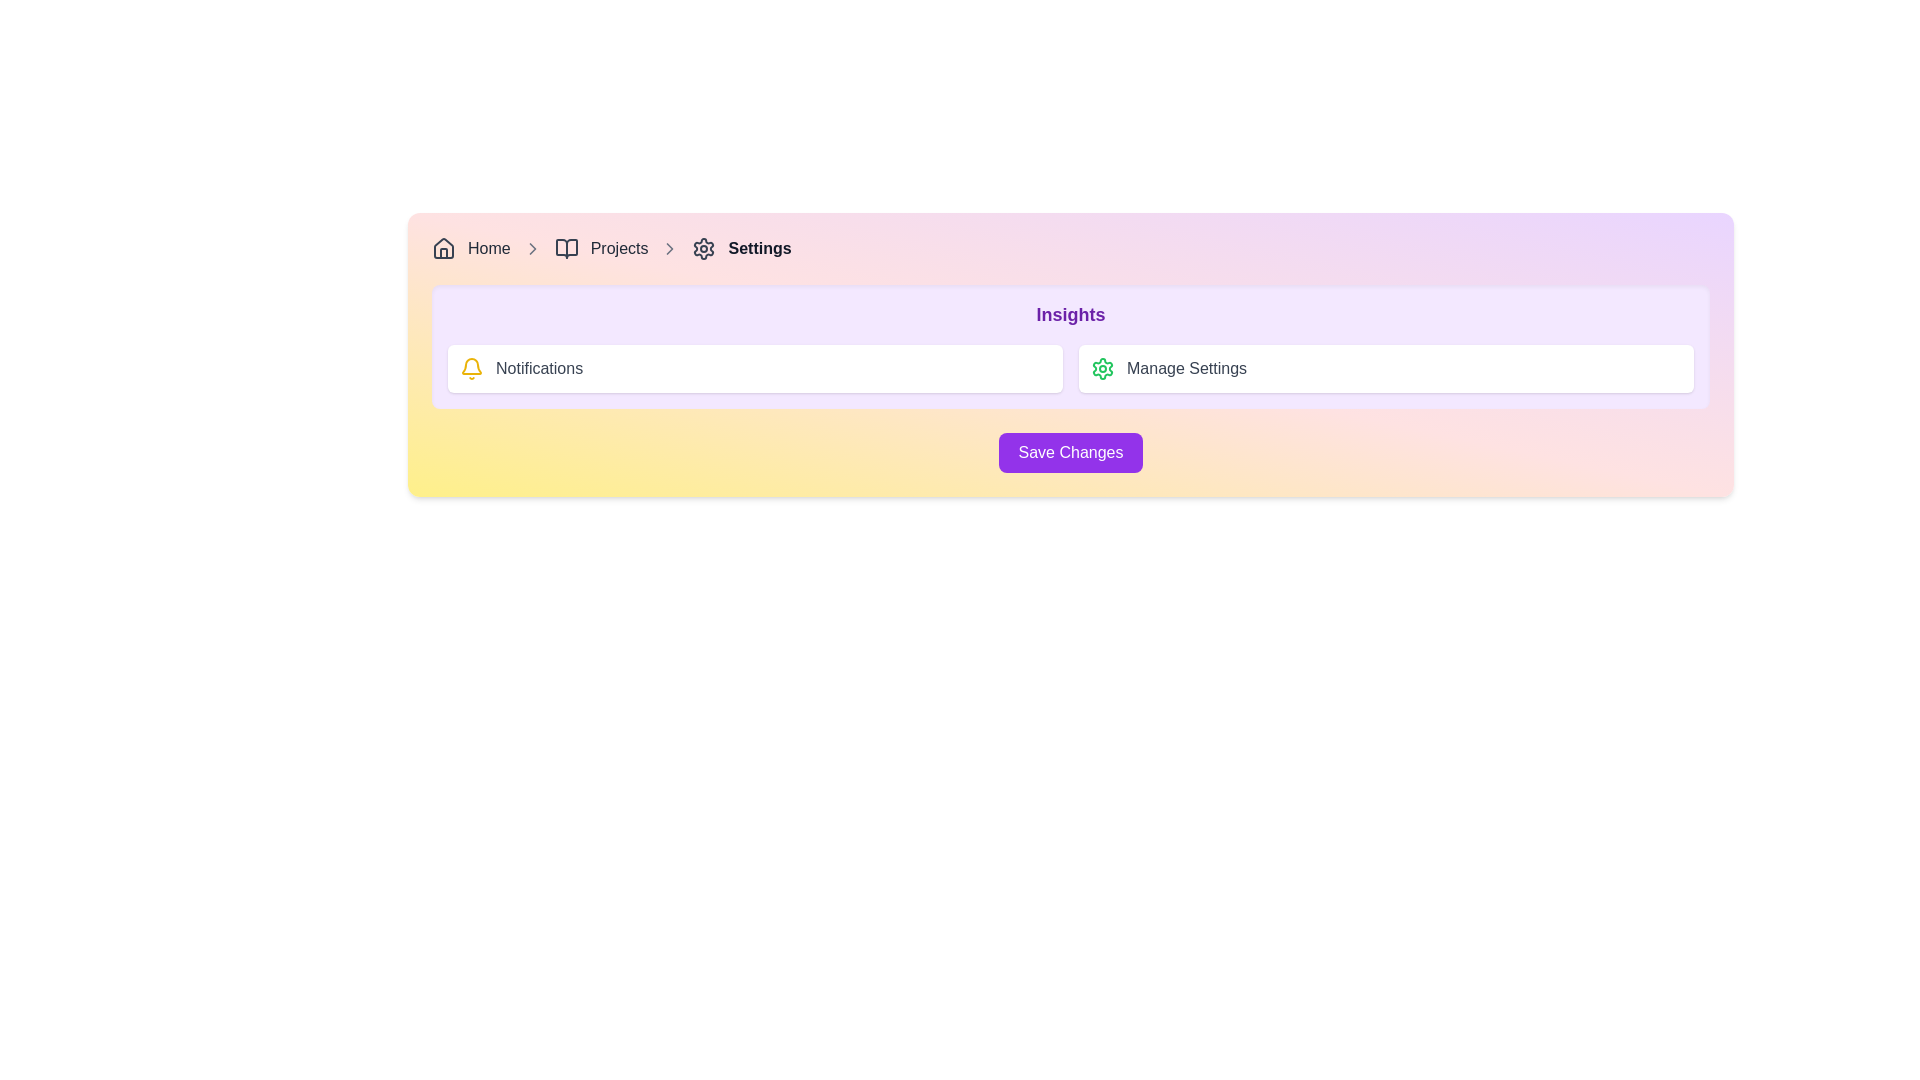  Describe the element at coordinates (1102, 369) in the screenshot. I see `the gear-shaped icon with a green outline and highlighted background` at that location.